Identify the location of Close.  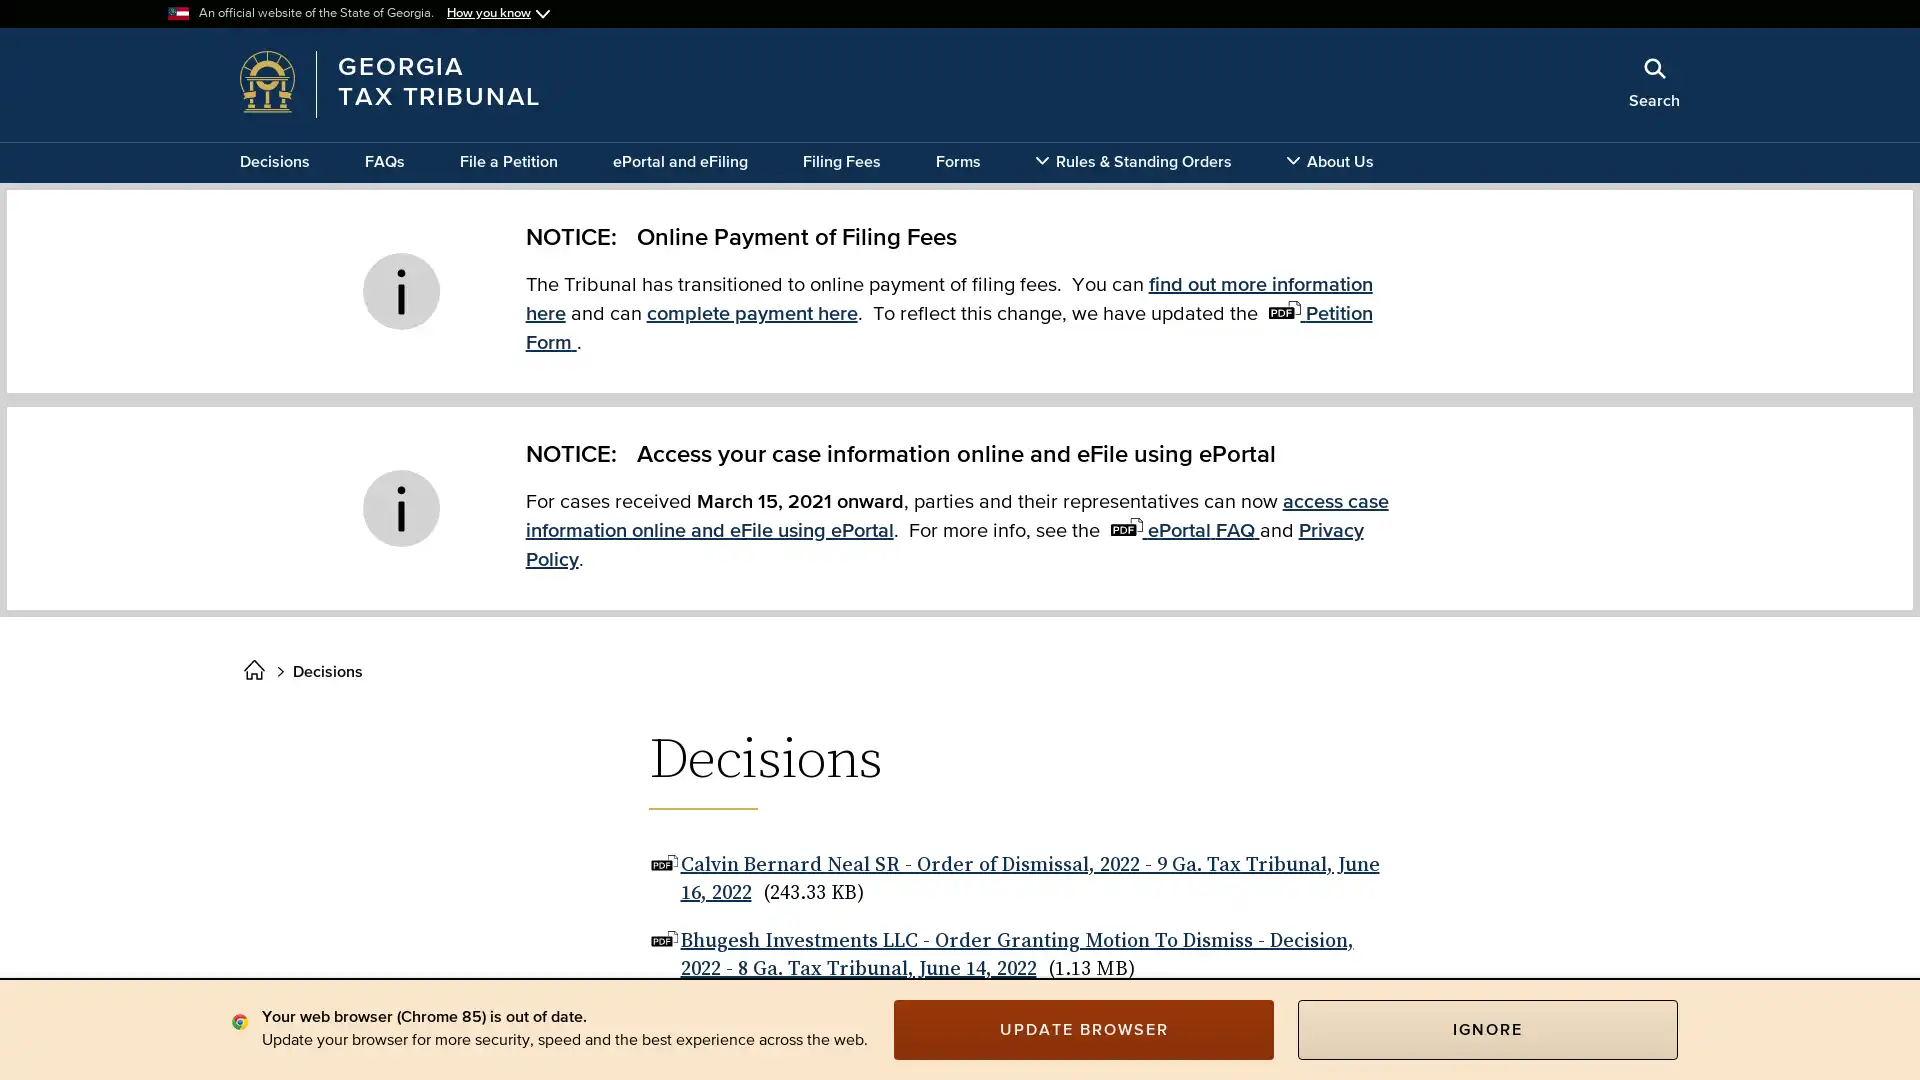
(1657, 62).